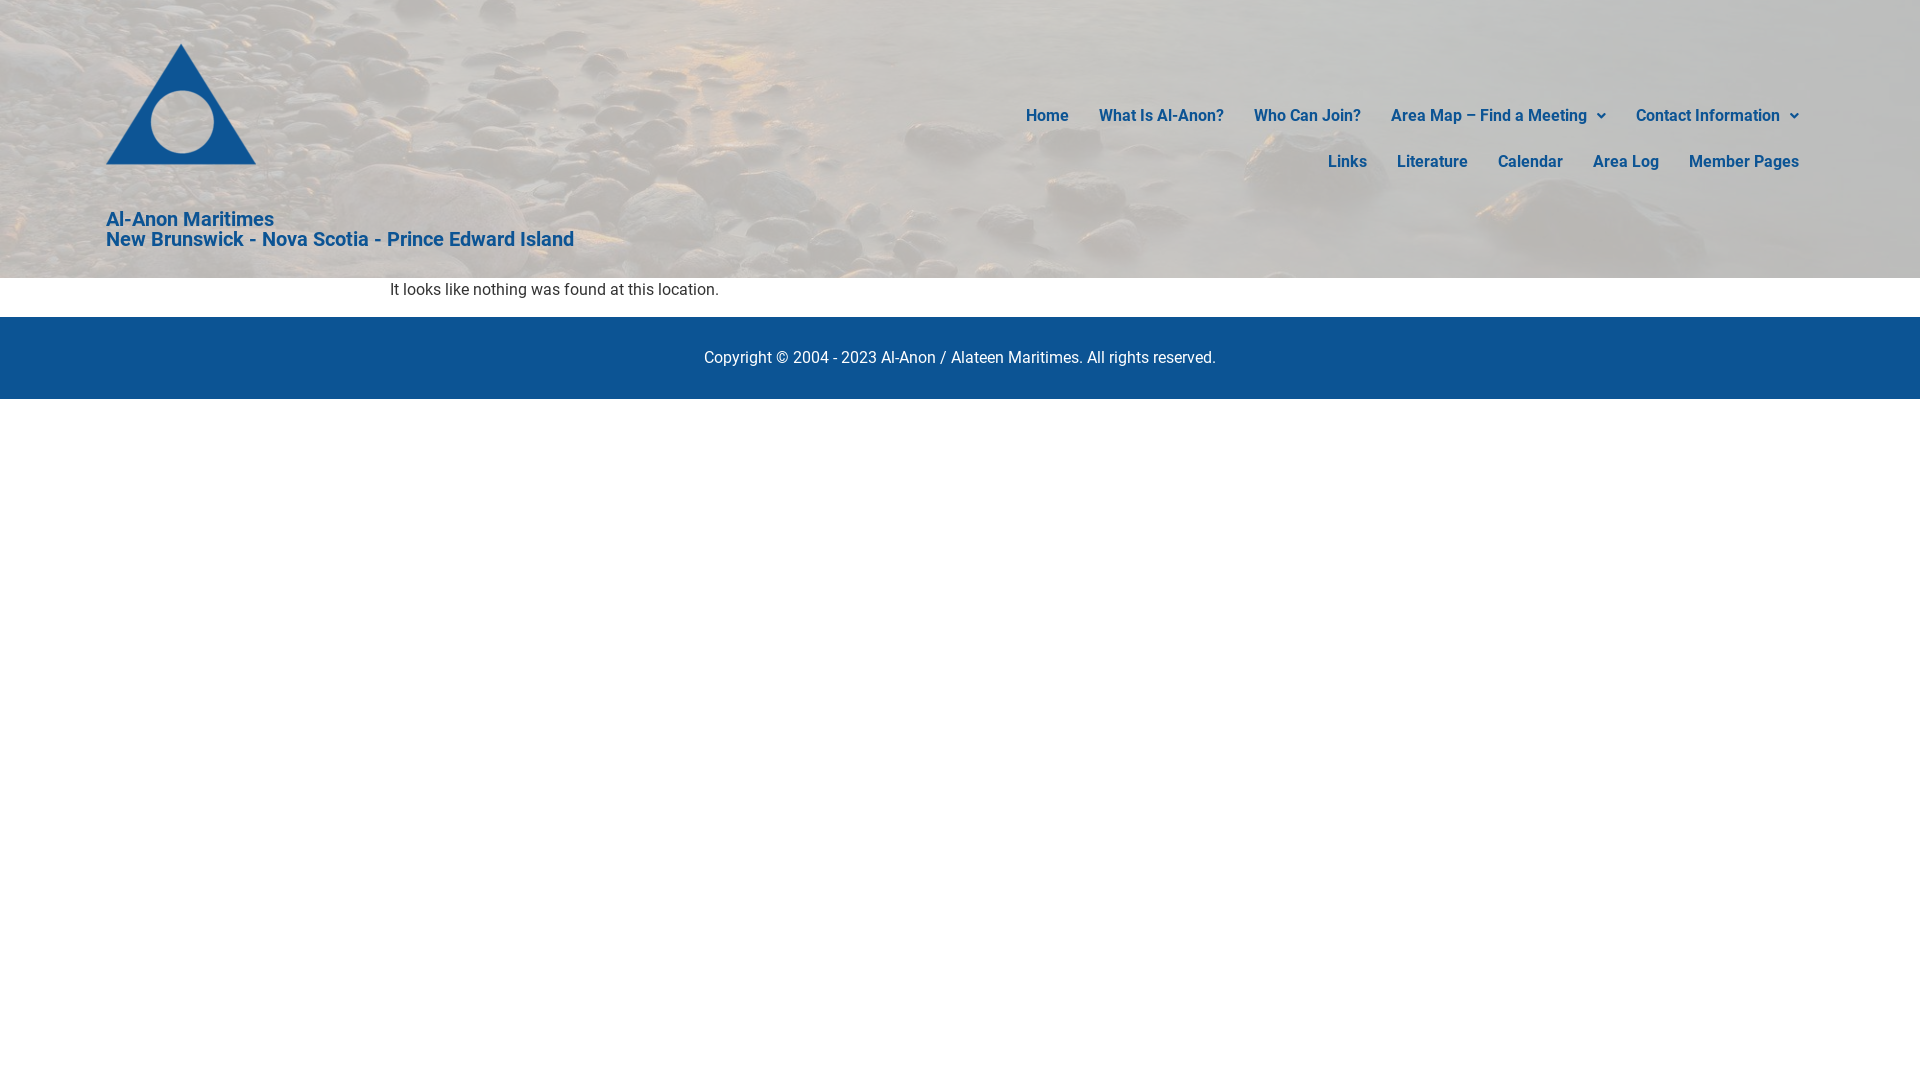 The height and width of the screenshot is (1080, 1920). What do you see at coordinates (1307, 115) in the screenshot?
I see `'Who Can Join?'` at bounding box center [1307, 115].